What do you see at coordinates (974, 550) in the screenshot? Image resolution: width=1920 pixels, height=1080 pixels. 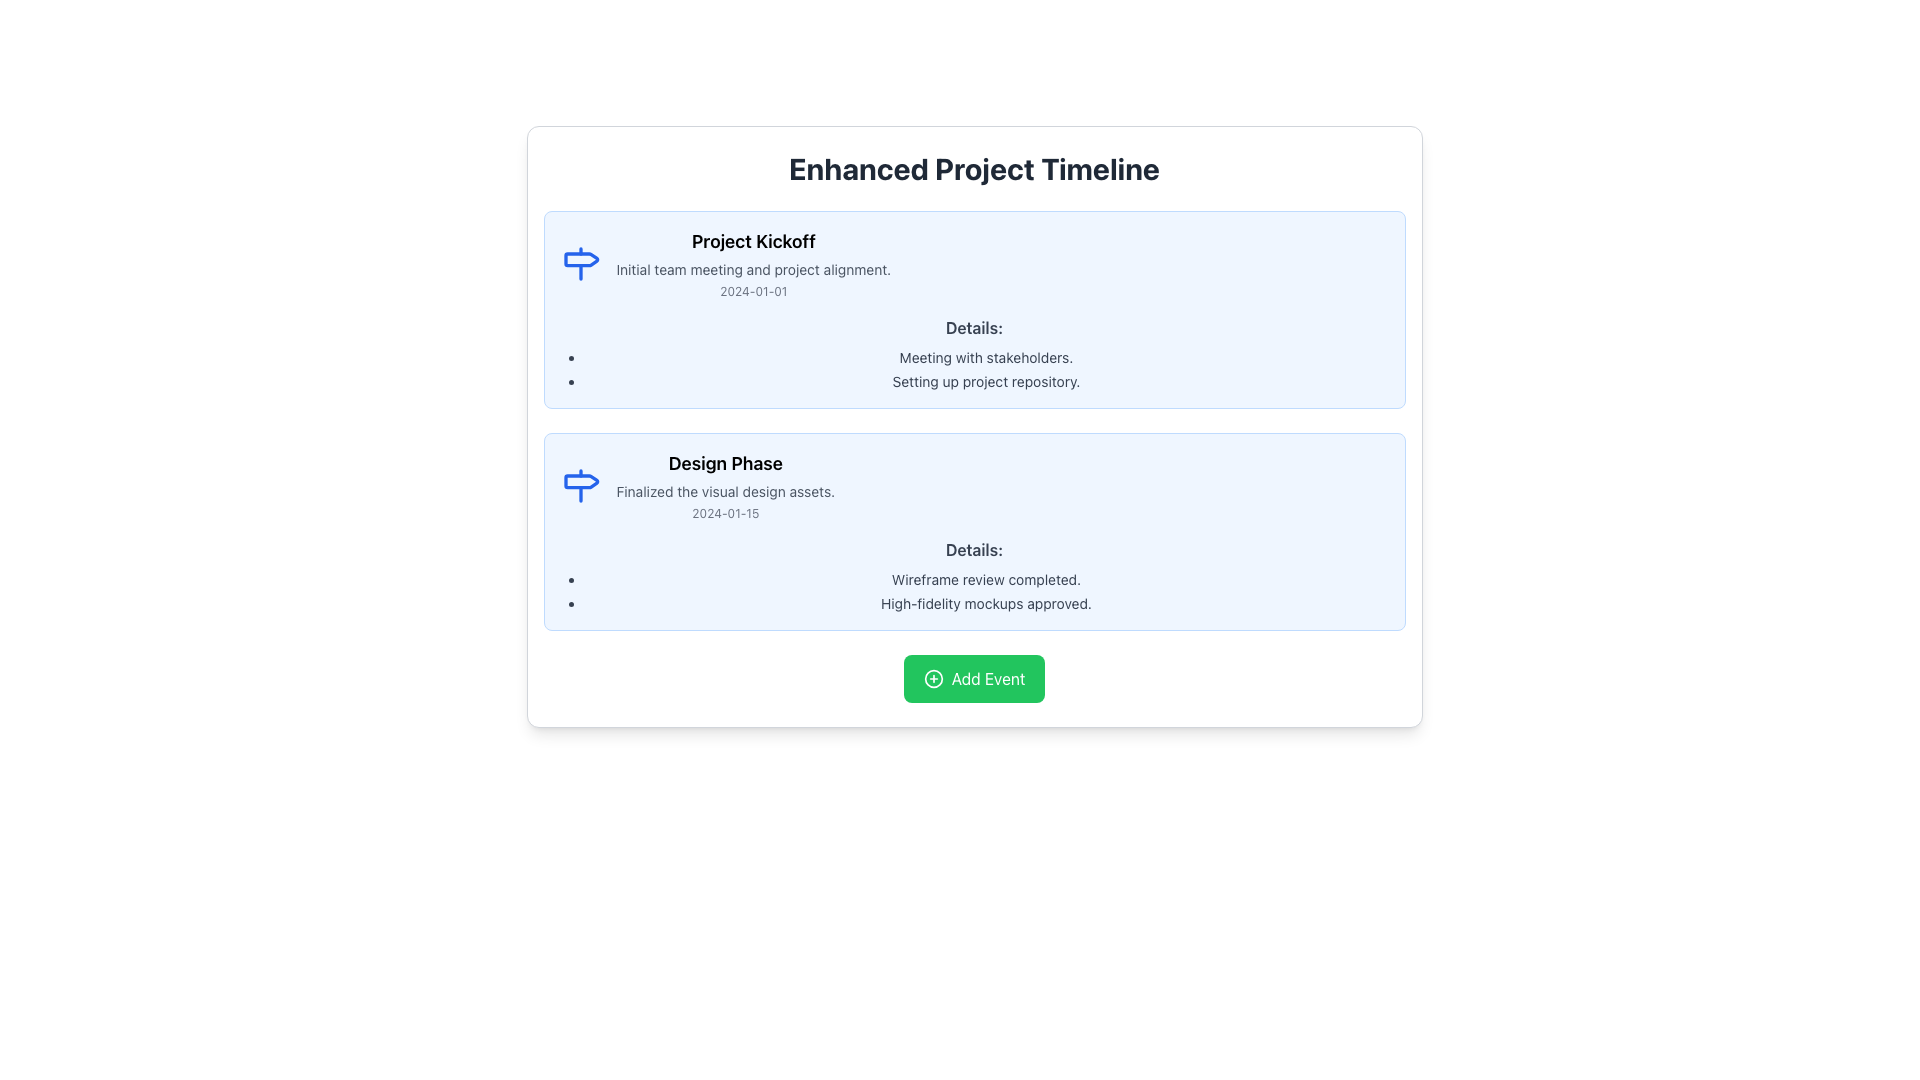 I see `the 'Details:' text label, which is styled in bold gray and serves as a section header in the 'Design Phase' section` at bounding box center [974, 550].